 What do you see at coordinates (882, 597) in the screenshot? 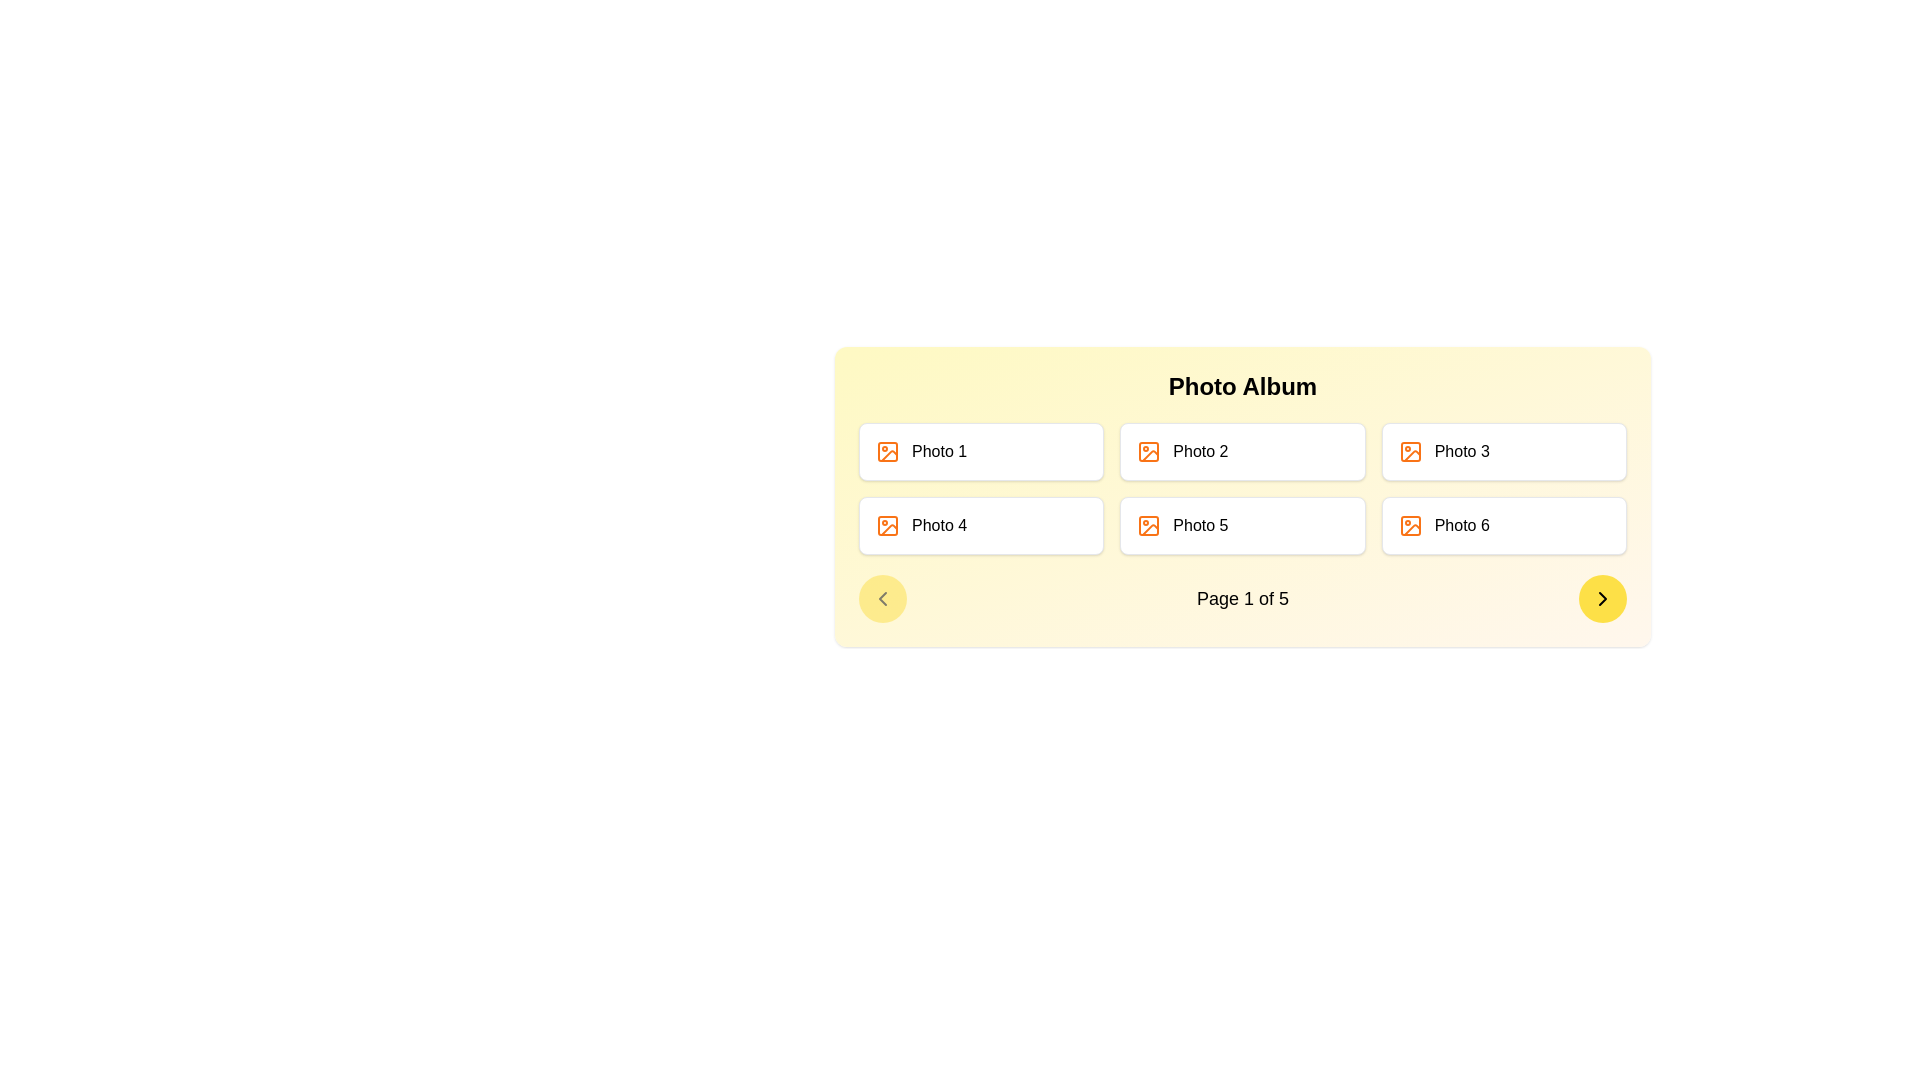
I see `the left-facing chevron icon inside the circular button with a yellow background, located in the bottom-left corner of the photo album panel to visualize interactivity effects` at bounding box center [882, 597].